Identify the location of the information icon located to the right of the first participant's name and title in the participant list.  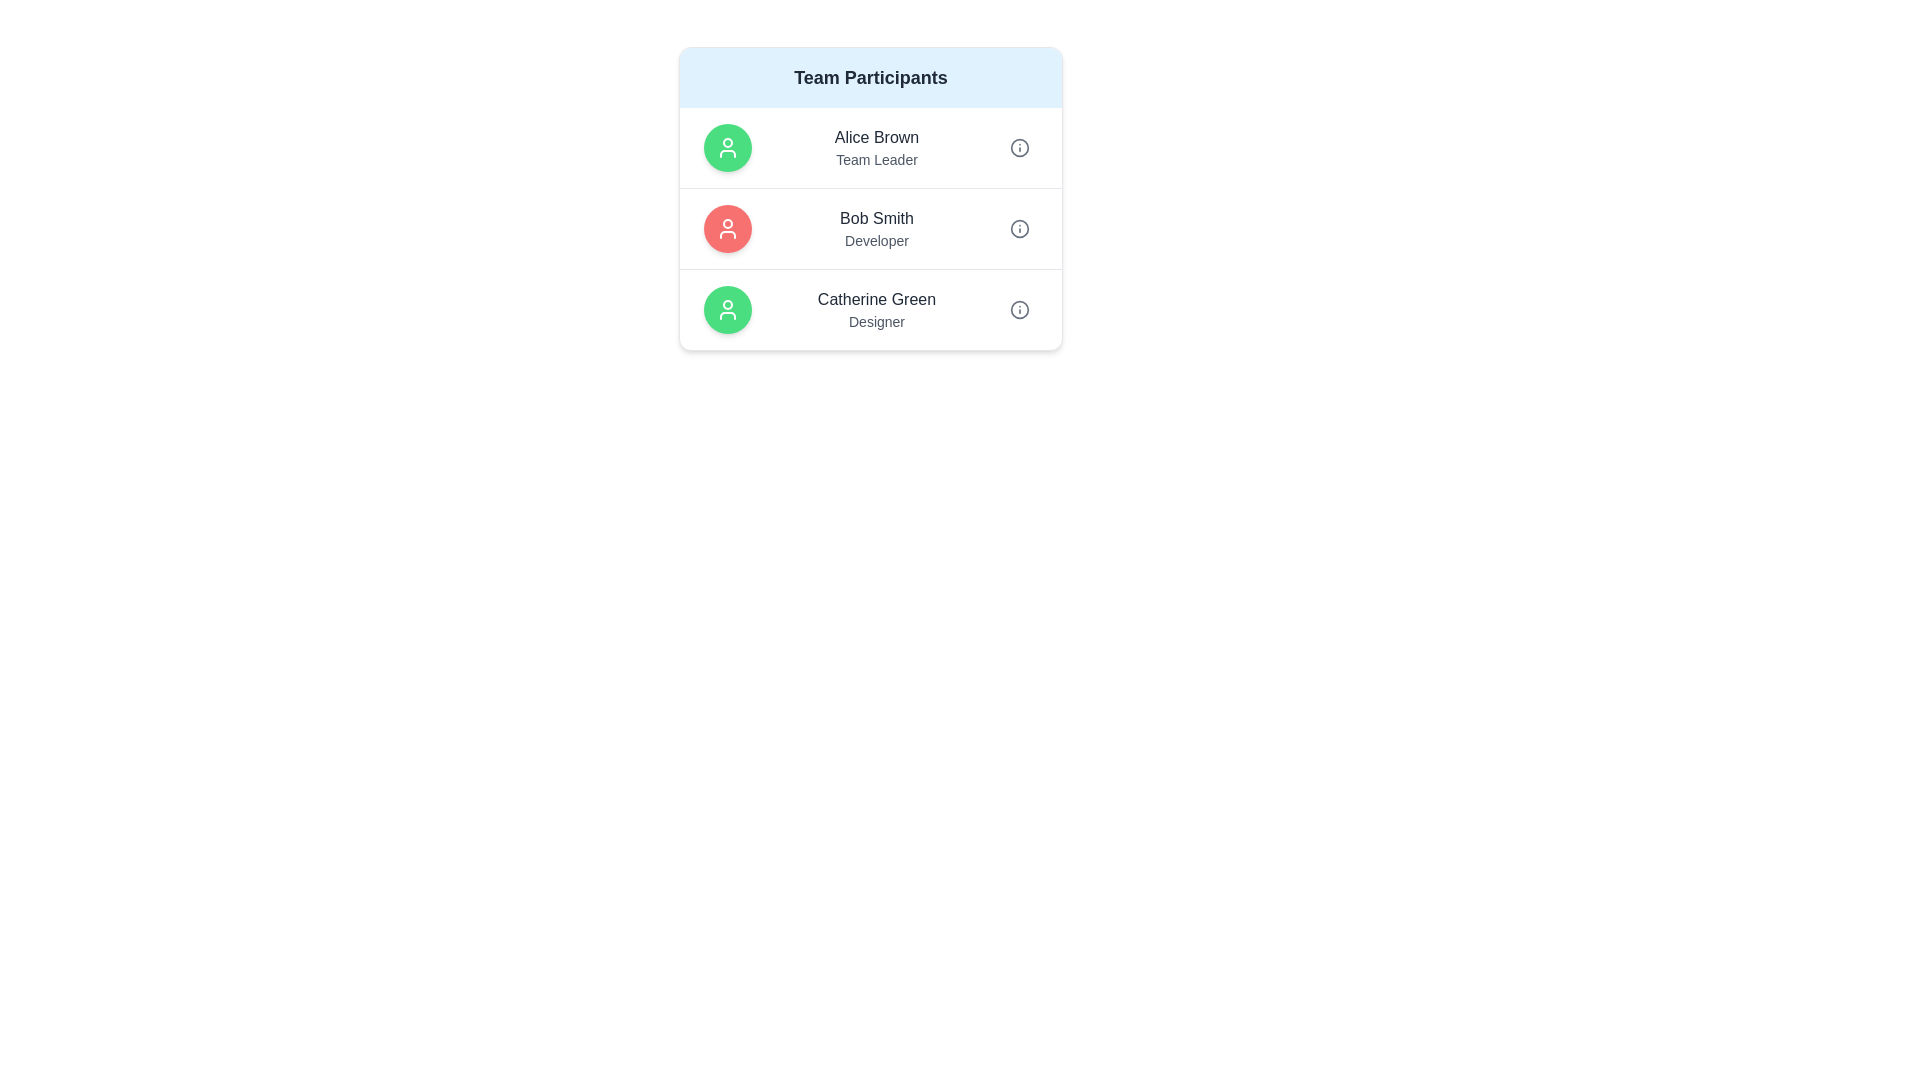
(1019, 146).